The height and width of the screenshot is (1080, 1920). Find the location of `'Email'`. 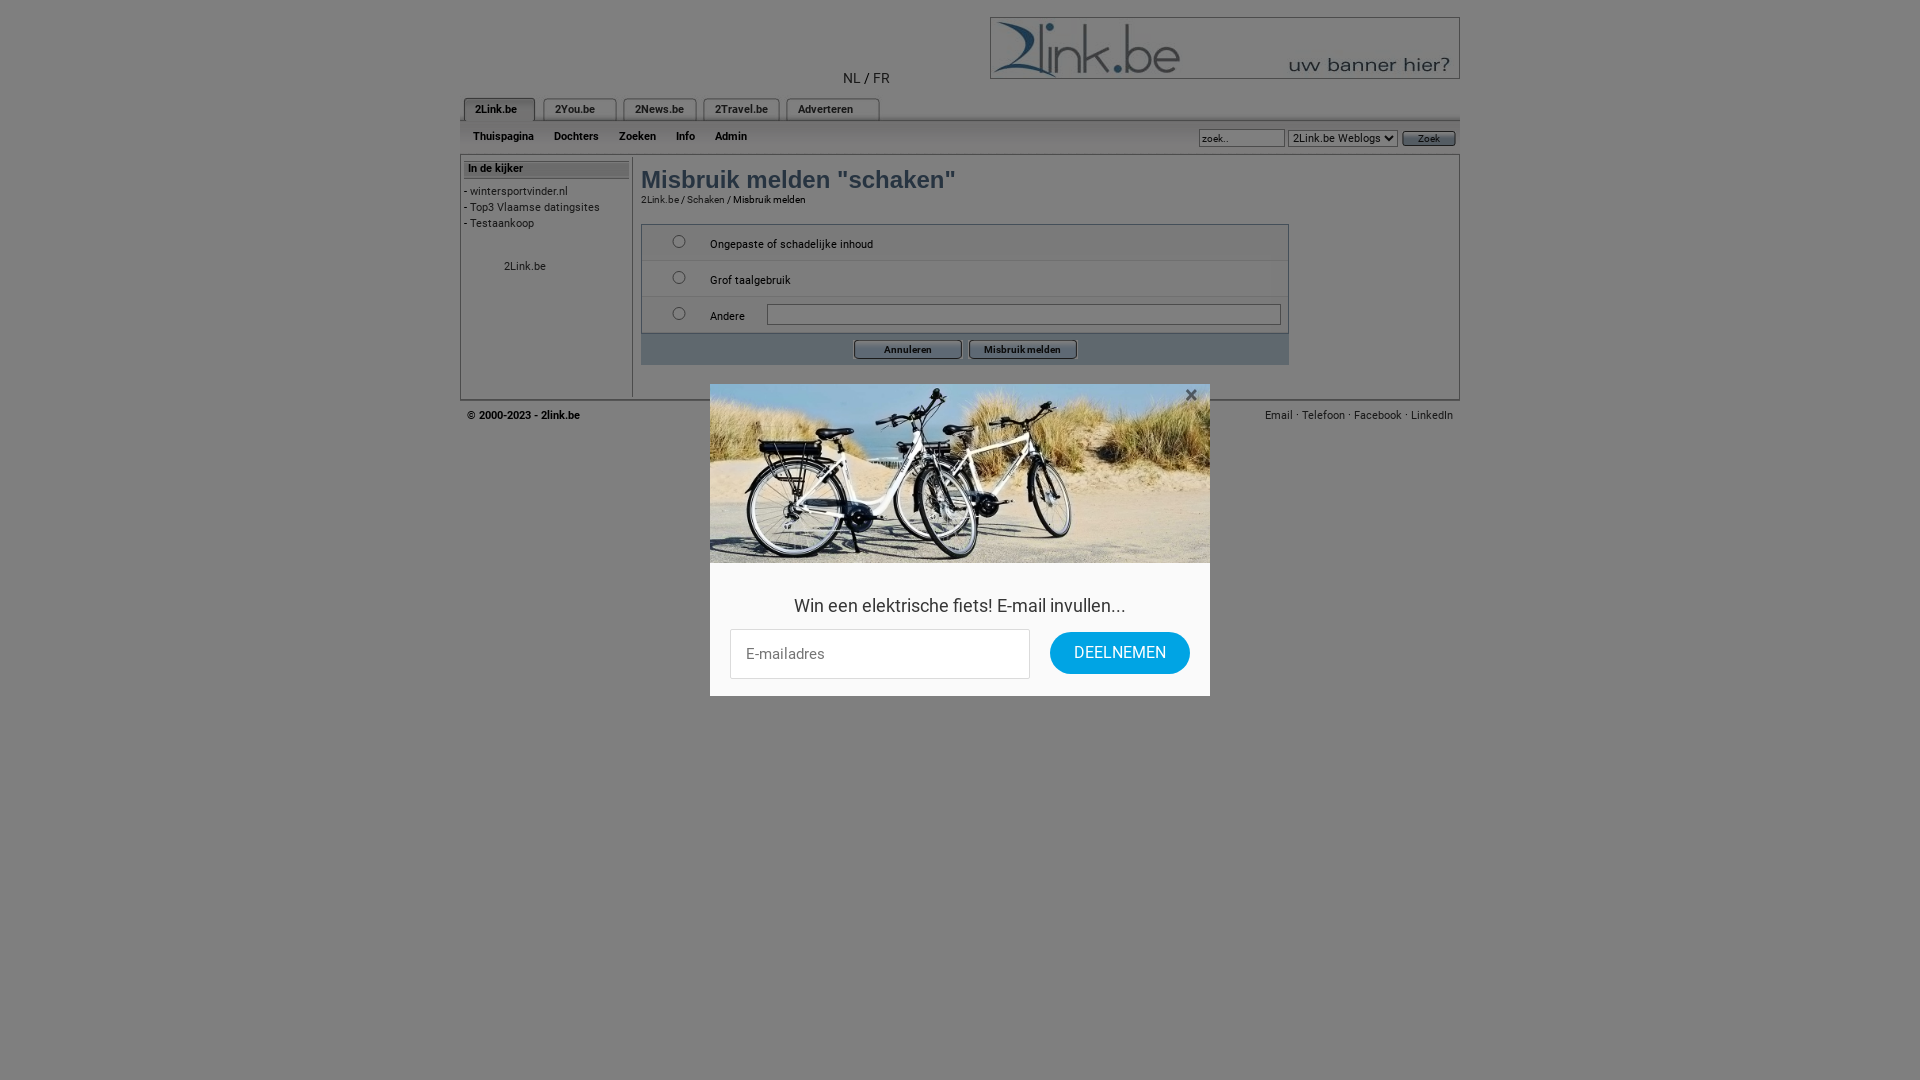

'Email' is located at coordinates (1277, 414).